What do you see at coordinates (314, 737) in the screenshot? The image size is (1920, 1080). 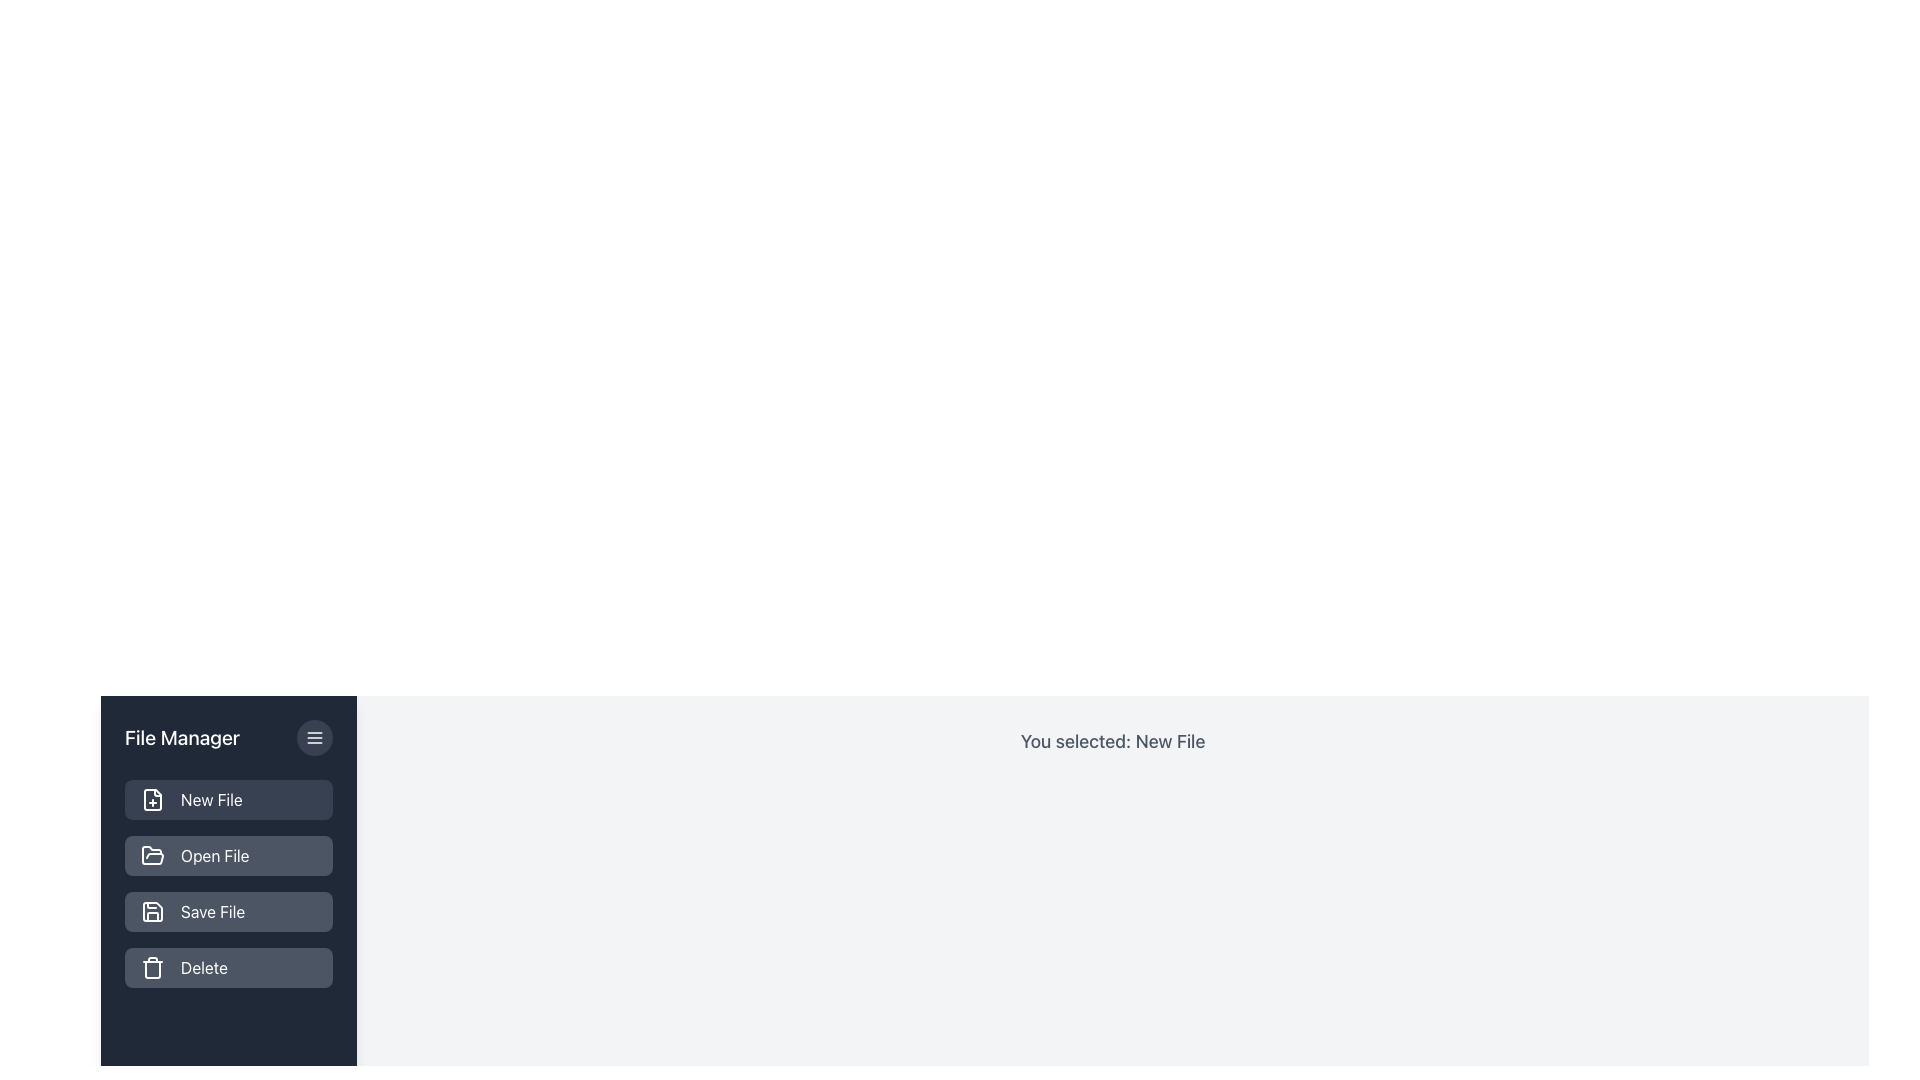 I see `the menu toggle button located at the top-right corner of the 'File Manager' section` at bounding box center [314, 737].